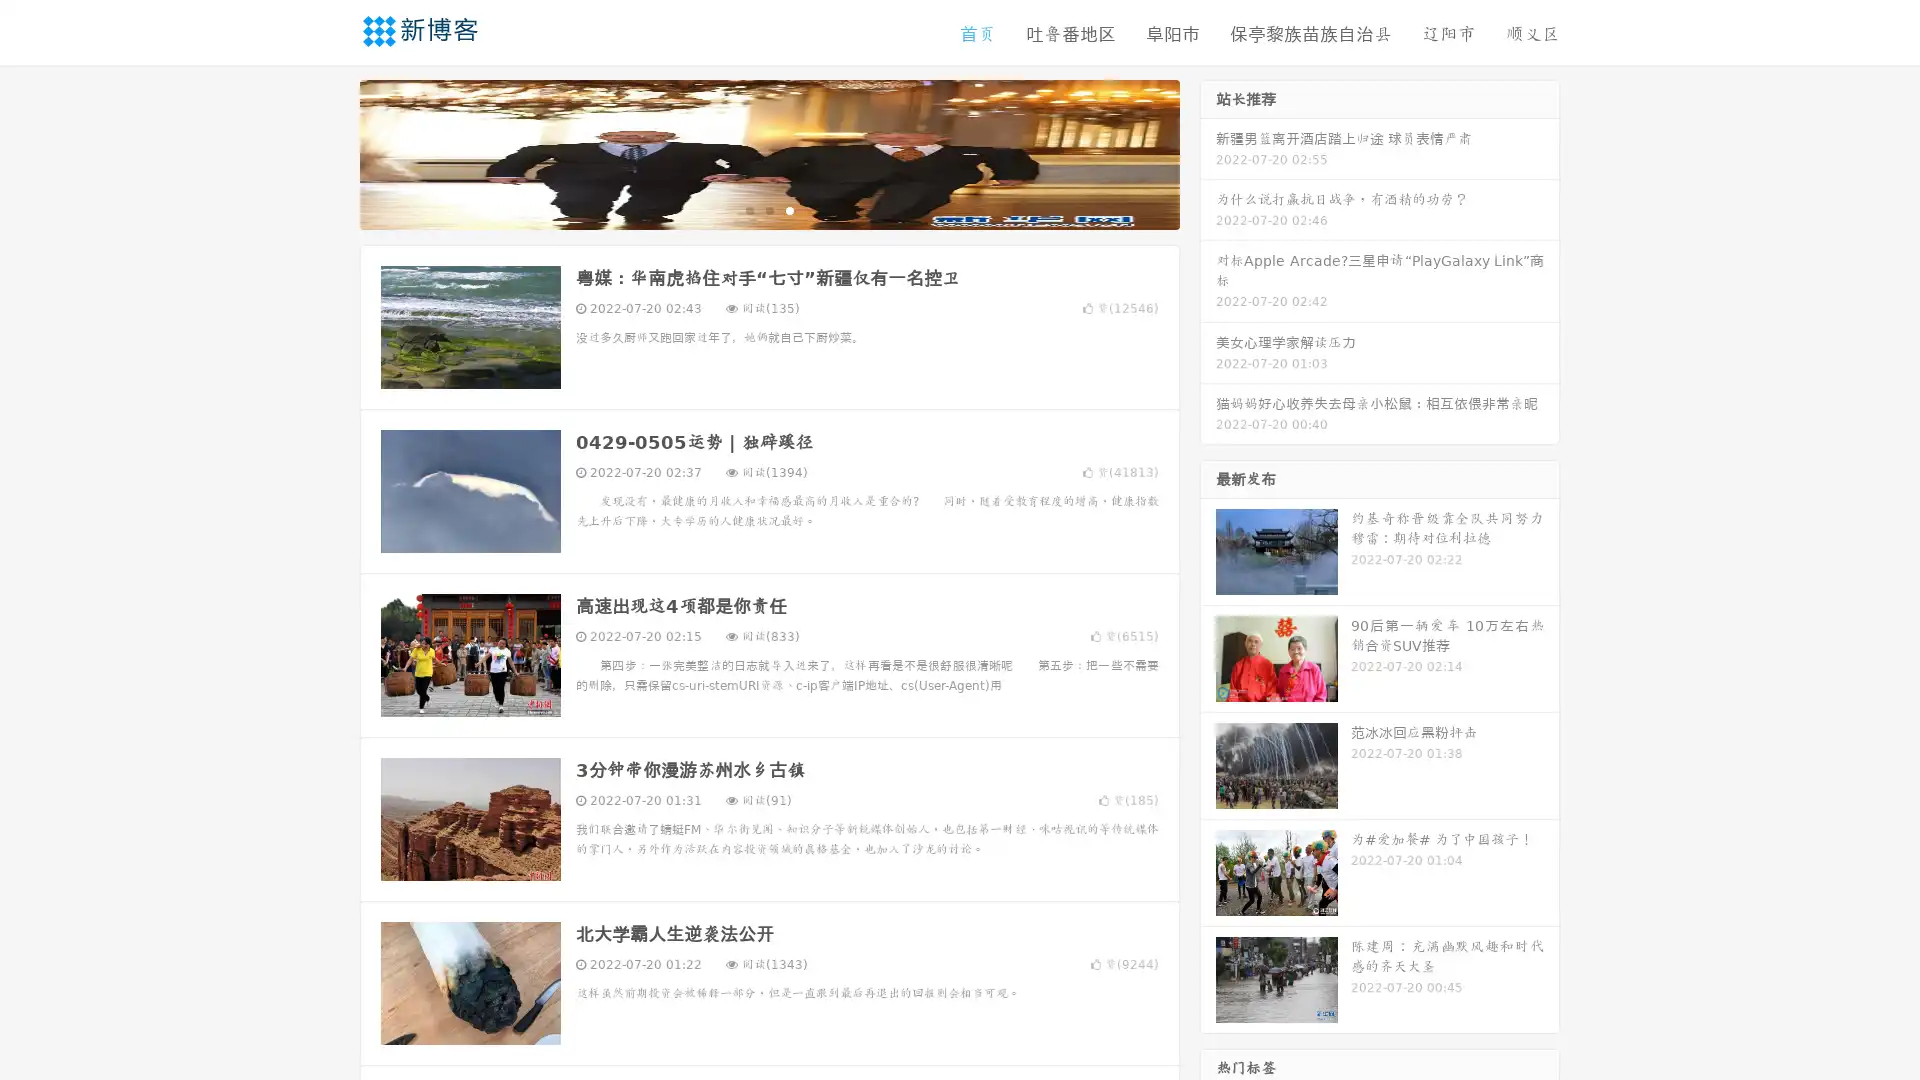 This screenshot has height=1080, width=1920. I want to click on Previous slide, so click(330, 168).